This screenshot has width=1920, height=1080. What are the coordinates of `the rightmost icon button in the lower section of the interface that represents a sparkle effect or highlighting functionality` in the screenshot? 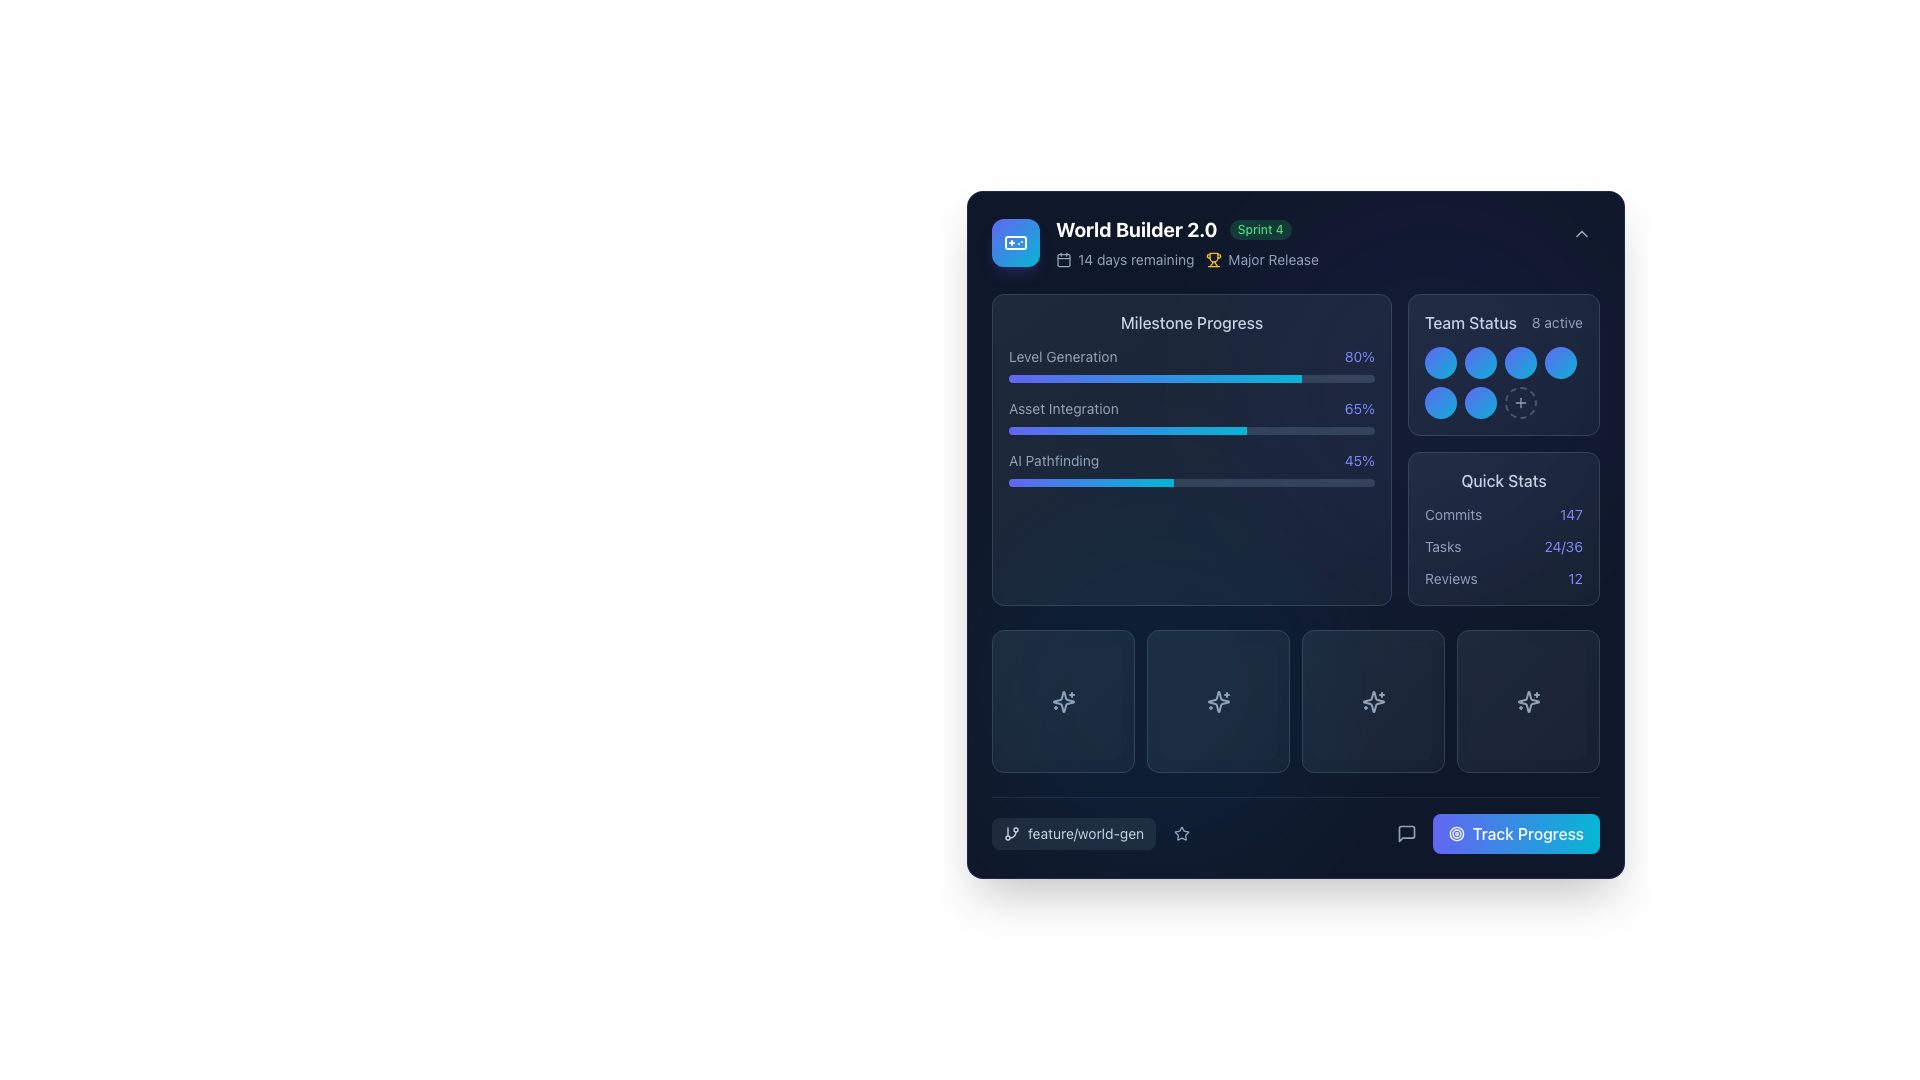 It's located at (1527, 700).